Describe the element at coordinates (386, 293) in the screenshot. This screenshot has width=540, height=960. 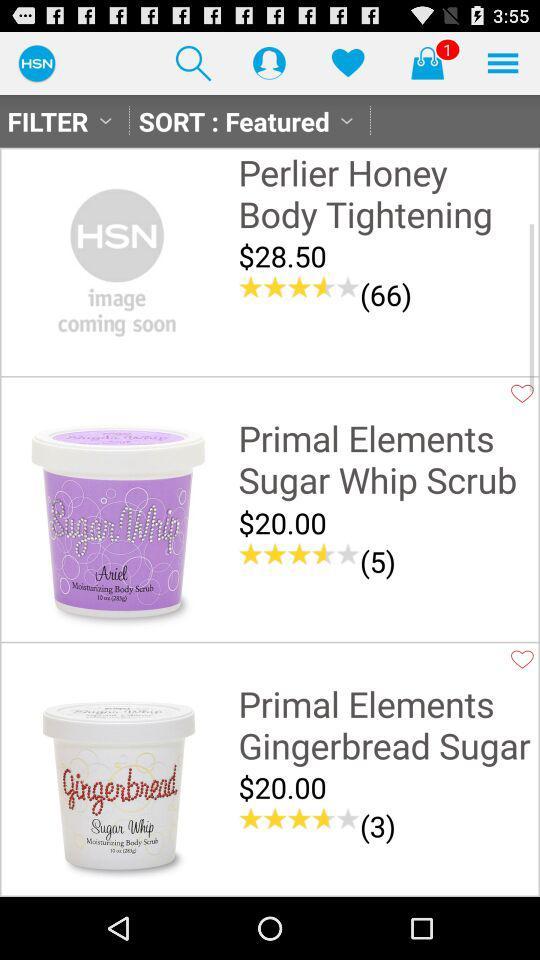
I see `the icon below the $28.50 item` at that location.